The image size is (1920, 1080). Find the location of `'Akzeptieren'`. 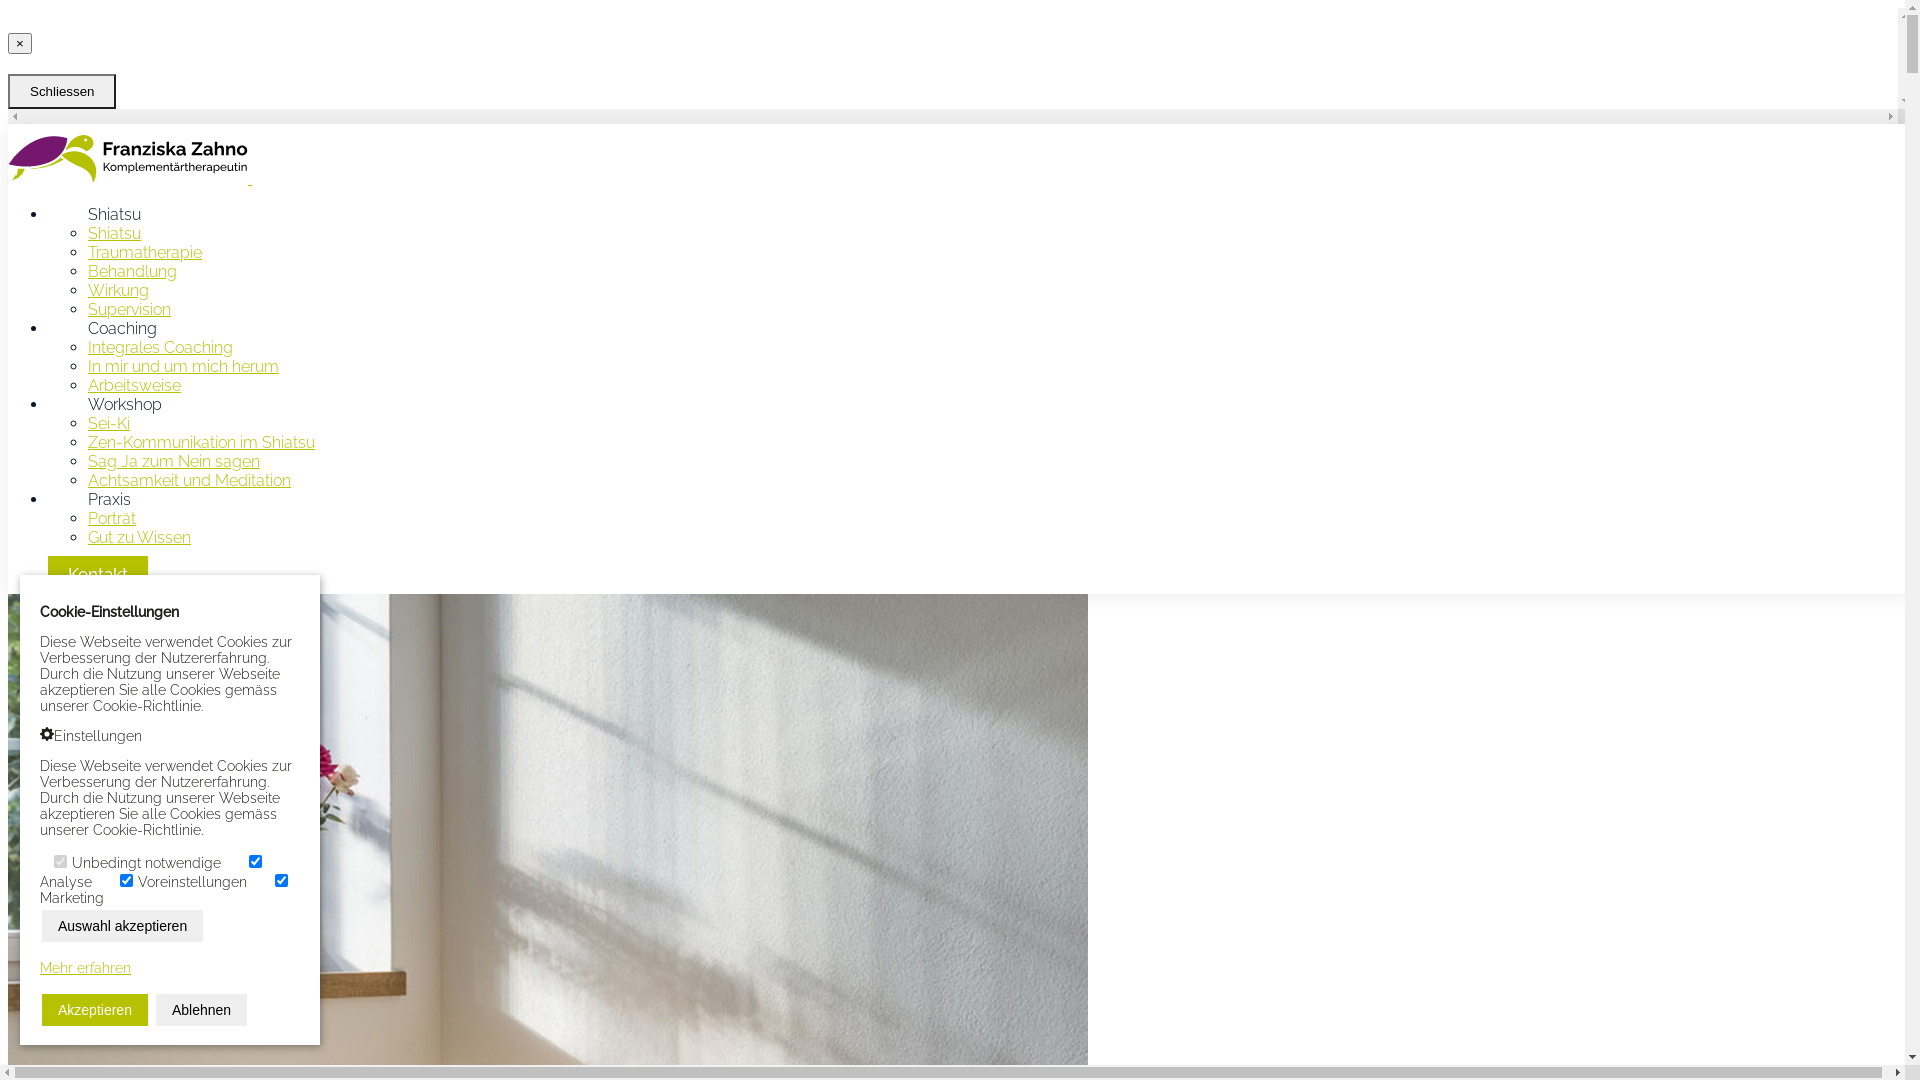

'Akzeptieren' is located at coordinates (94, 1010).